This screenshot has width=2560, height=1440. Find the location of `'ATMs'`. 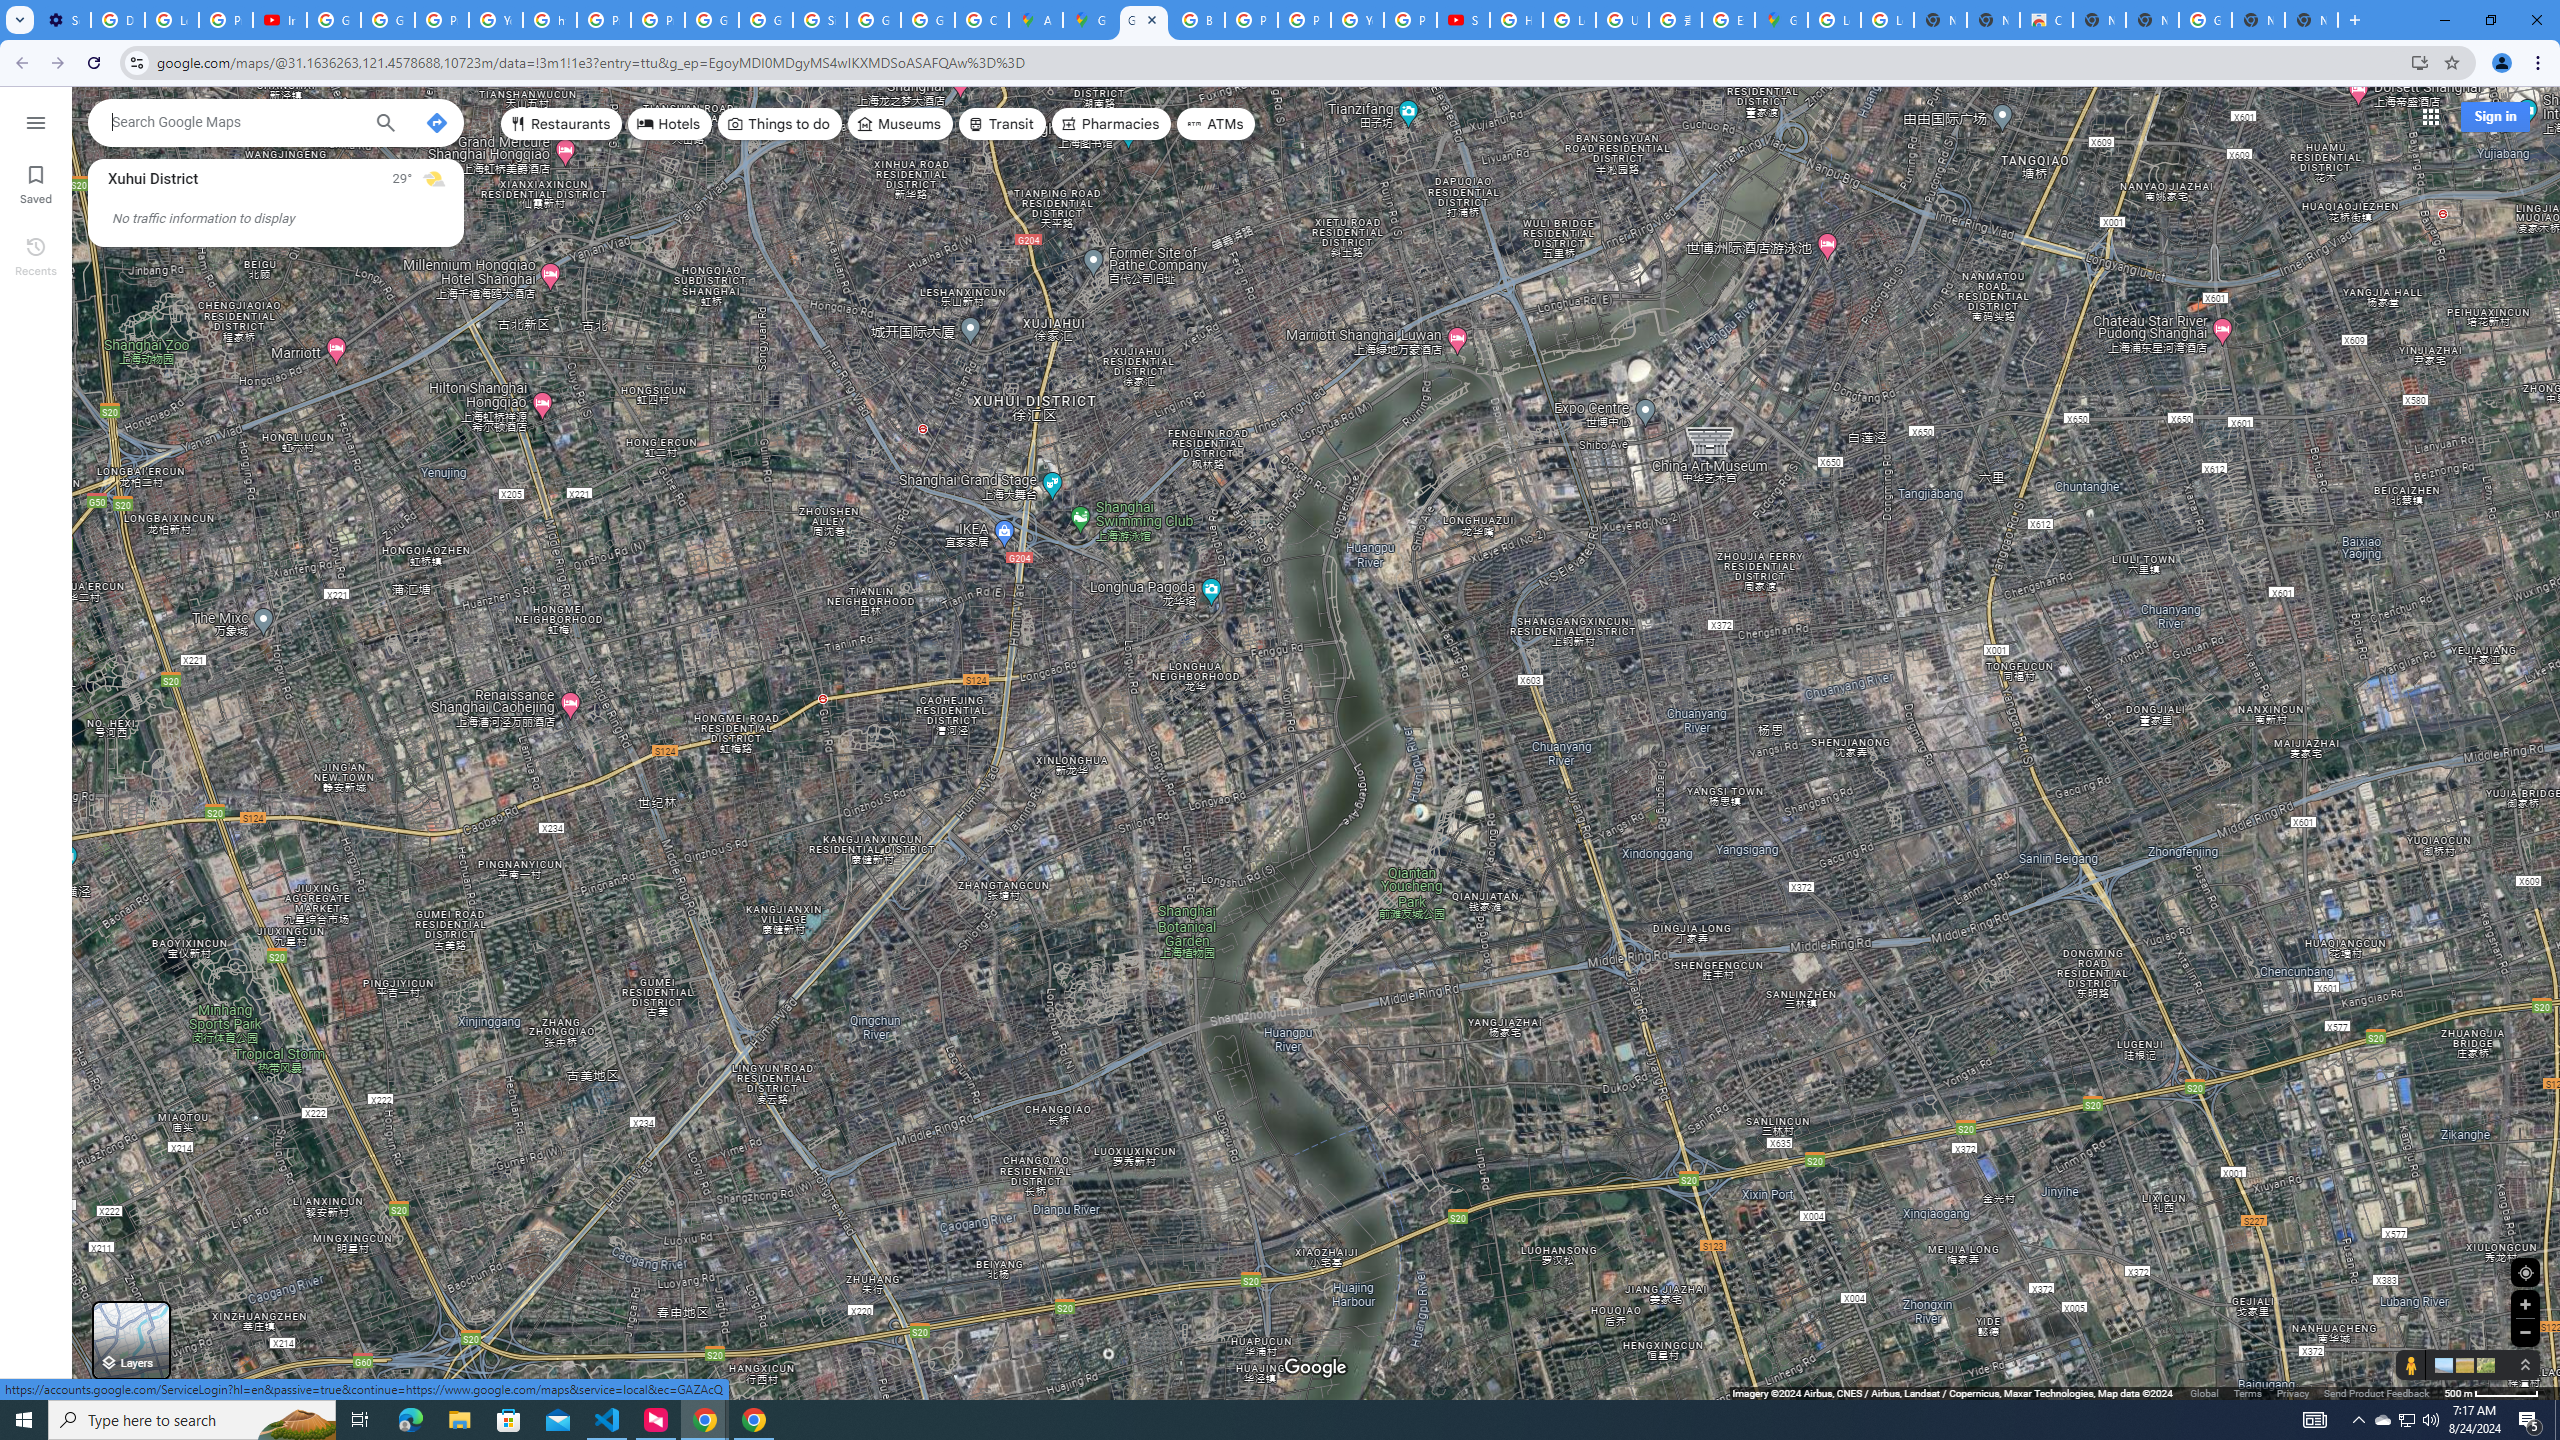

'ATMs' is located at coordinates (1216, 122).